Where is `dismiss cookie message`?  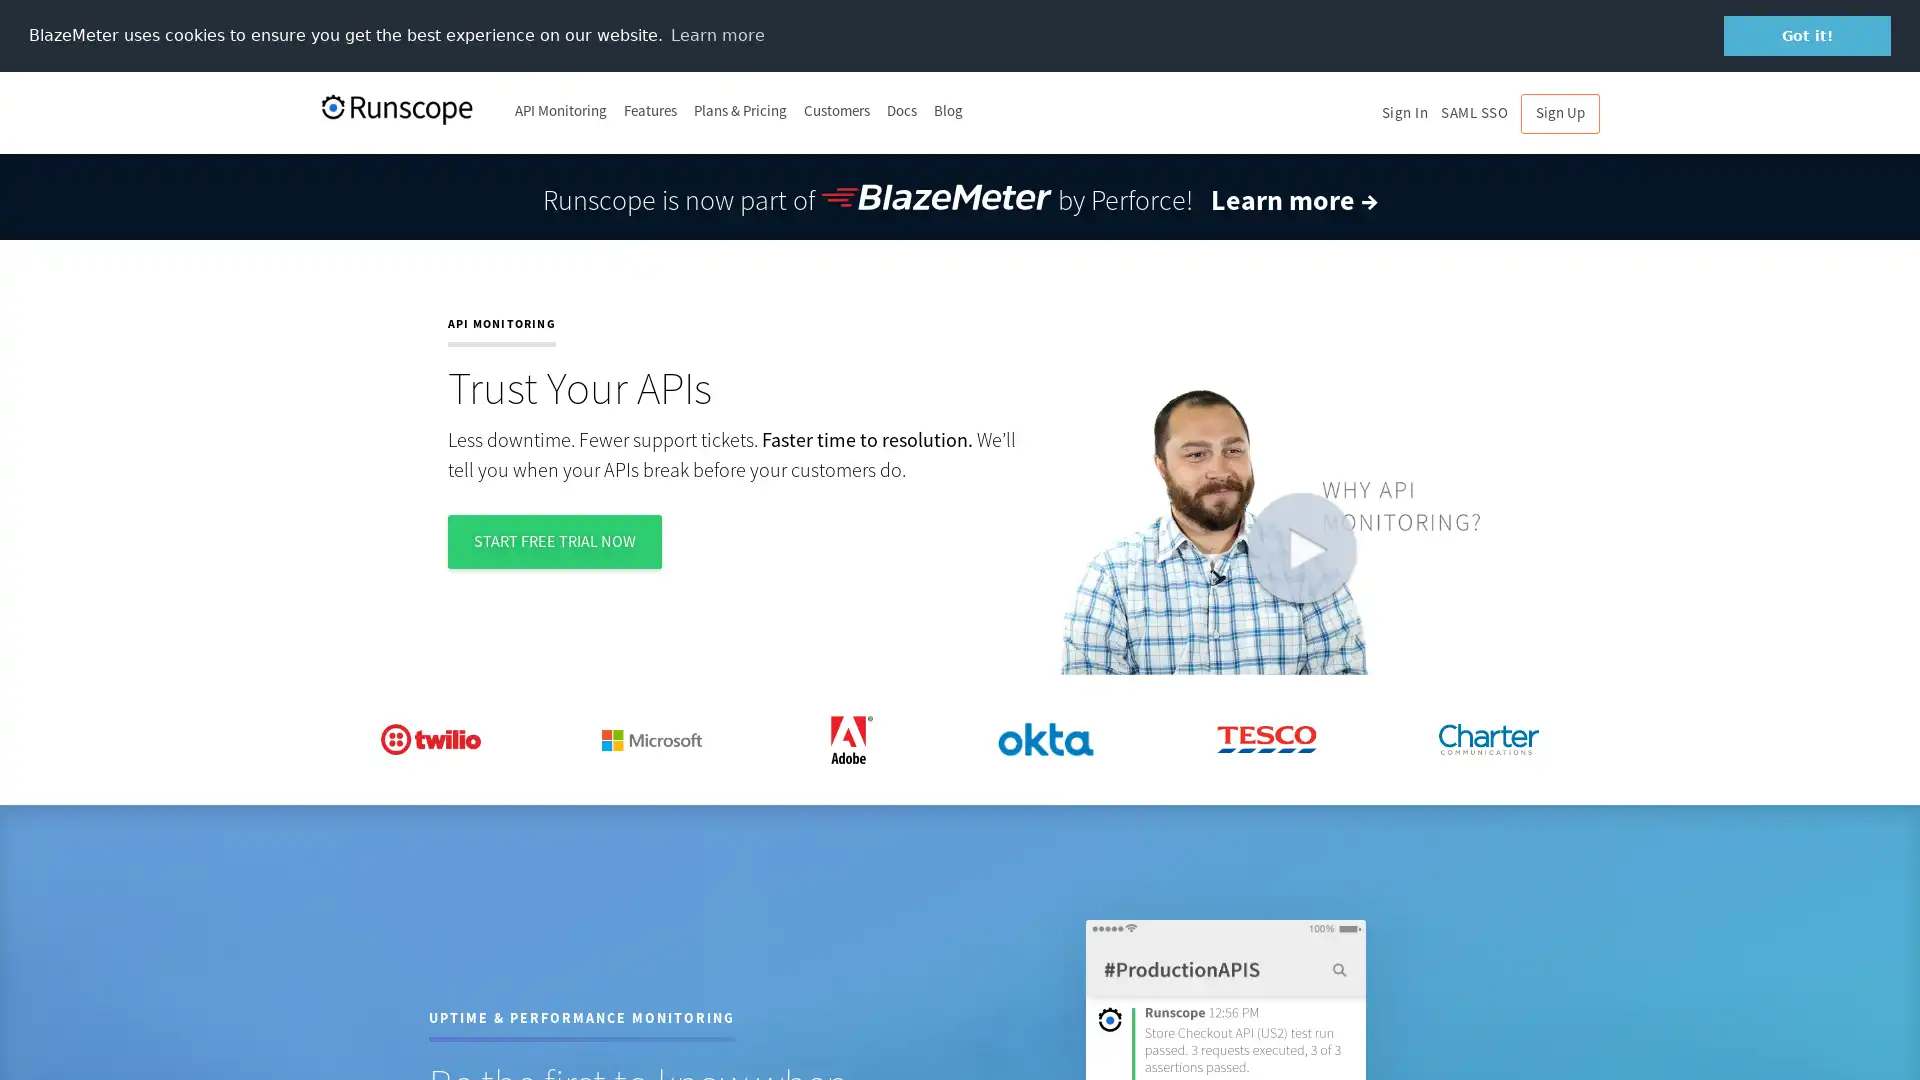 dismiss cookie message is located at coordinates (1807, 35).